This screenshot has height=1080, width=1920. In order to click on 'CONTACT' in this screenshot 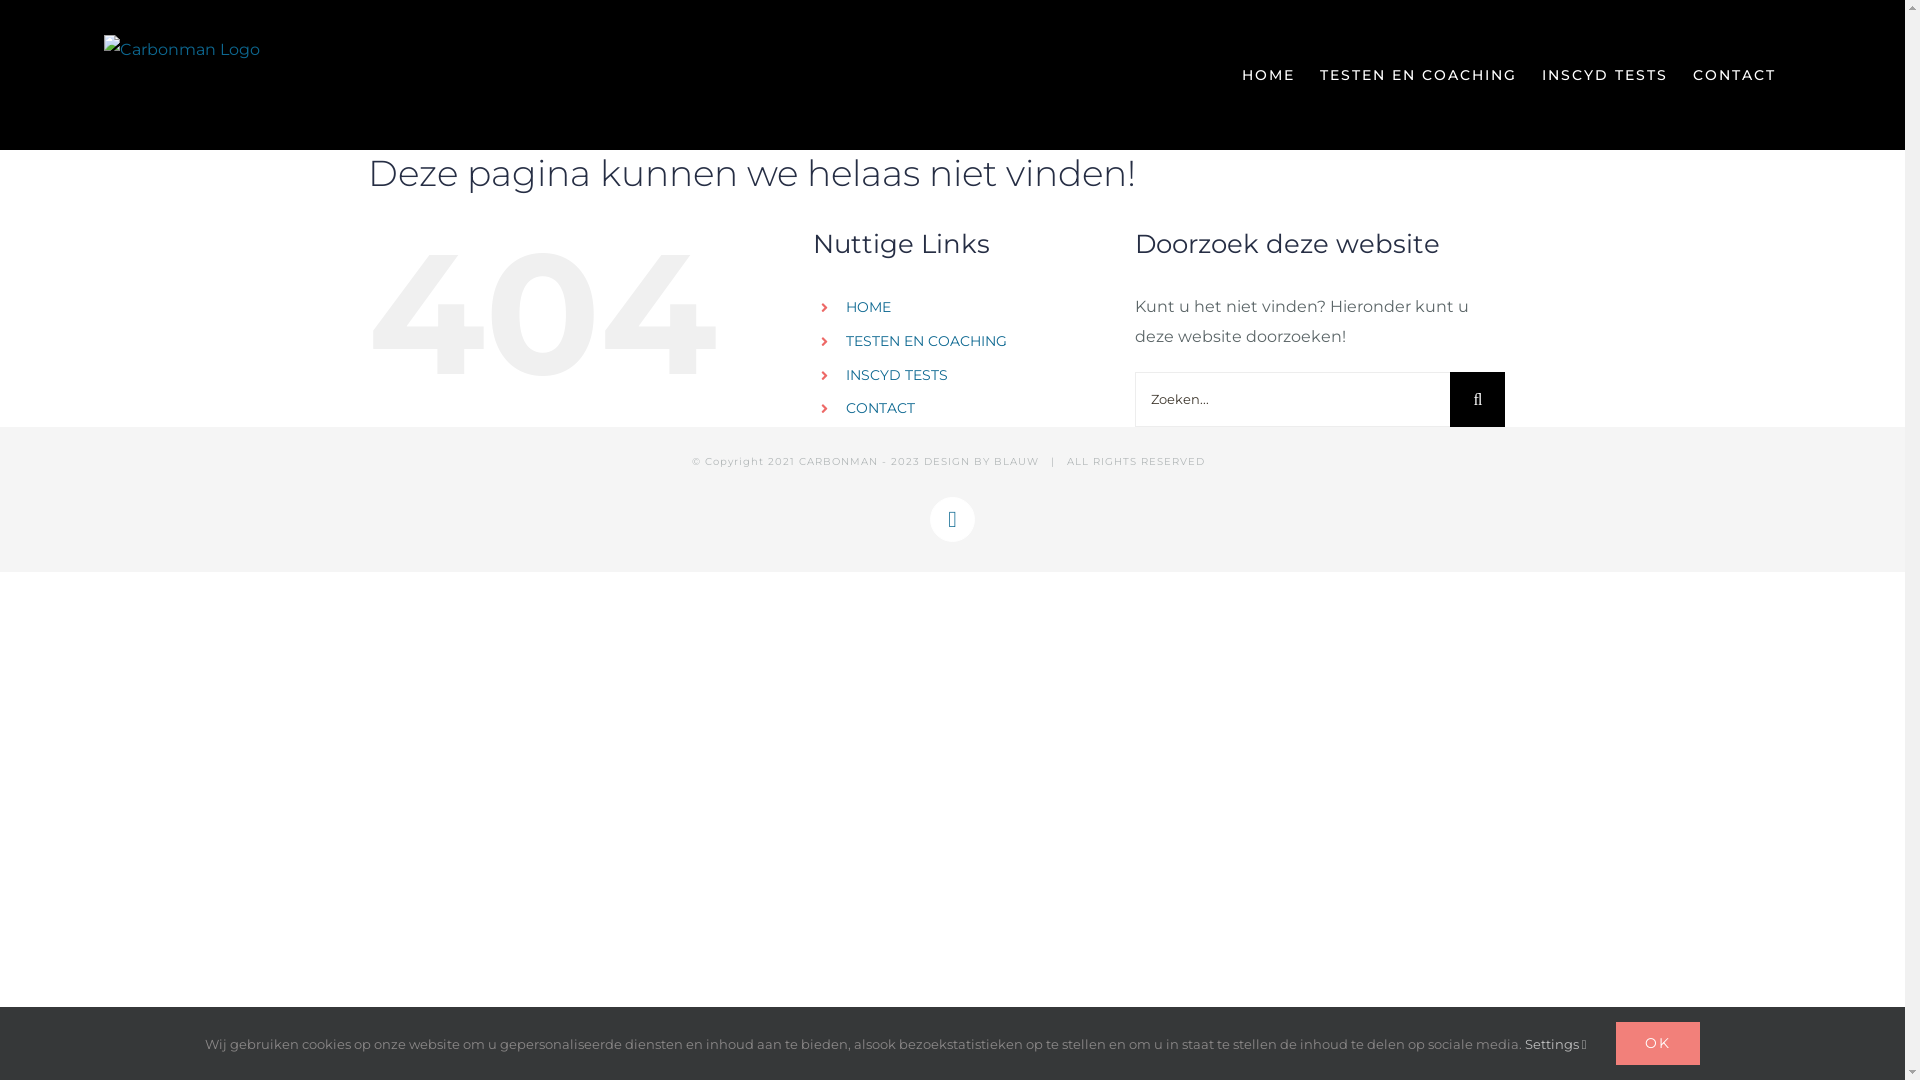, I will do `click(1692, 73)`.